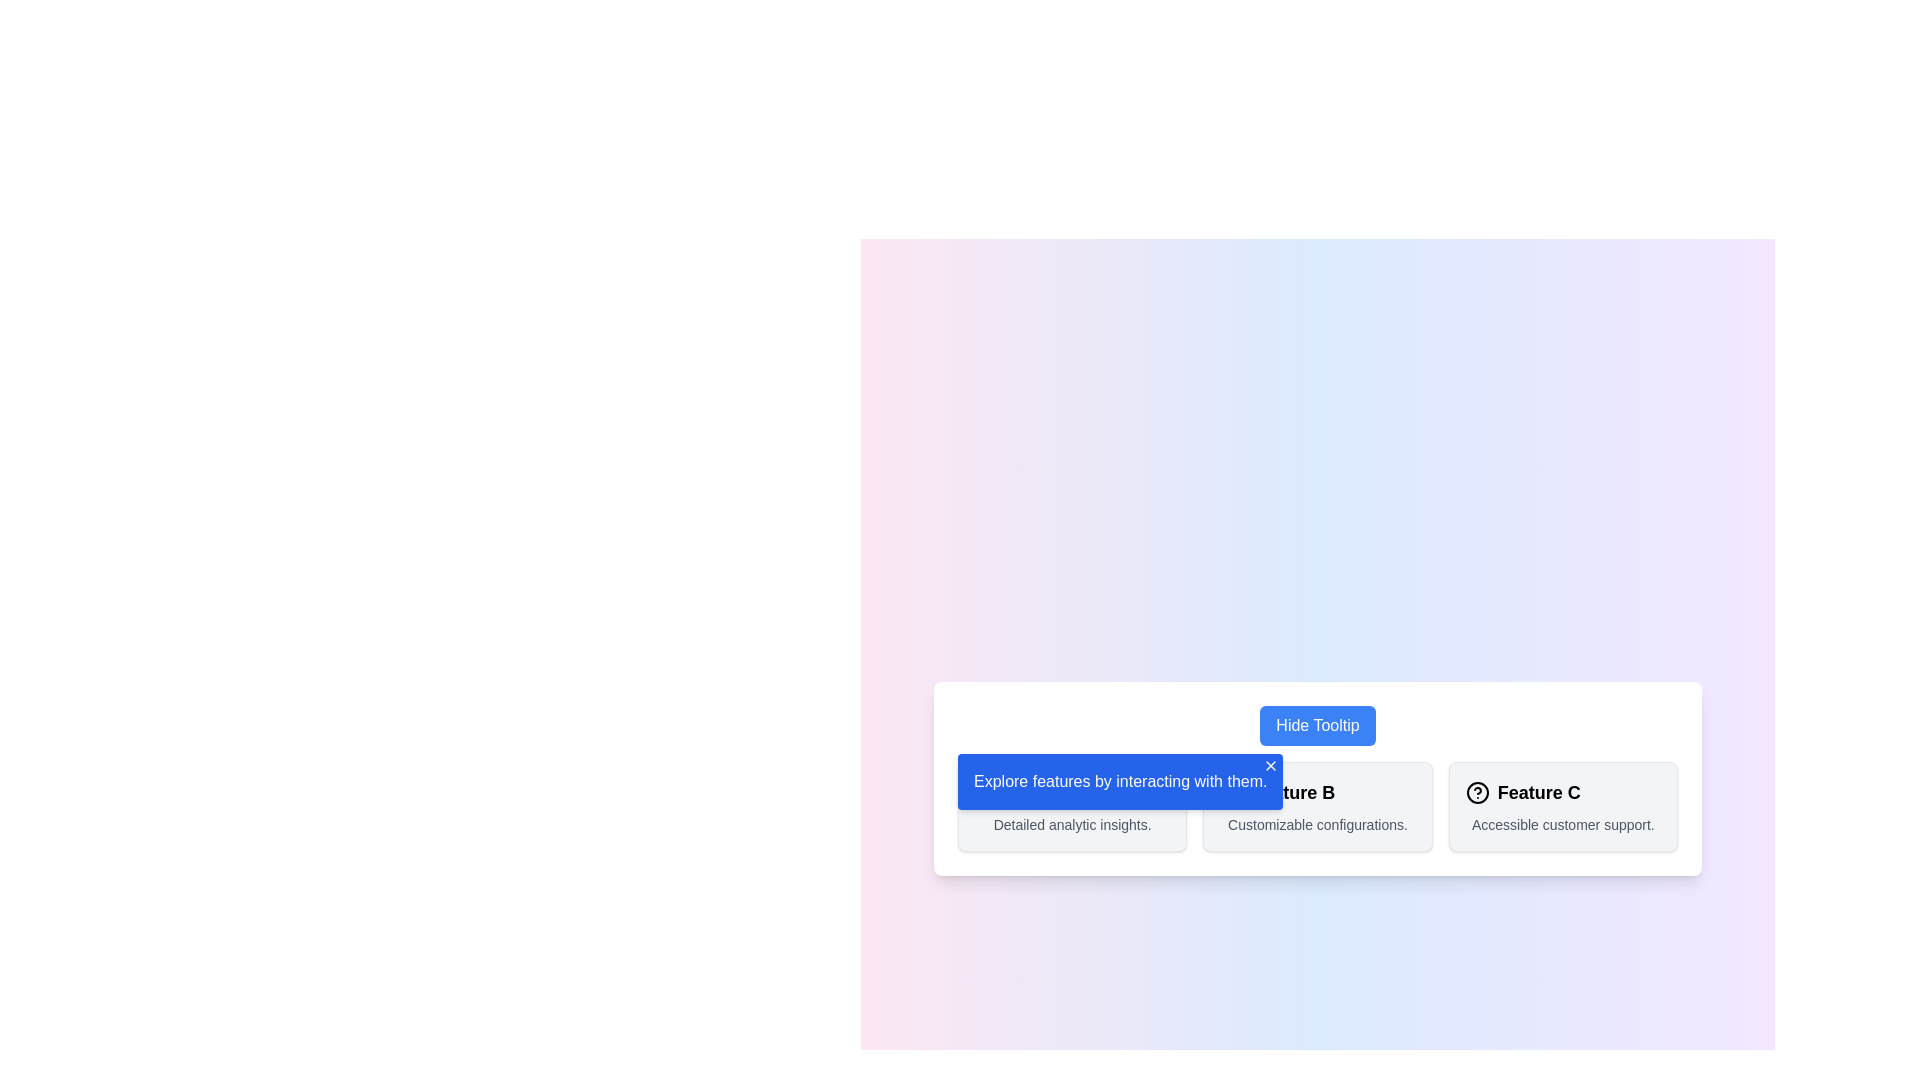 The width and height of the screenshot is (1920, 1080). I want to click on the text label providing additional information about 'Feature C', located at the bottom of the 'Feature C' box, adjacent to the descriptive icon, so click(1562, 825).